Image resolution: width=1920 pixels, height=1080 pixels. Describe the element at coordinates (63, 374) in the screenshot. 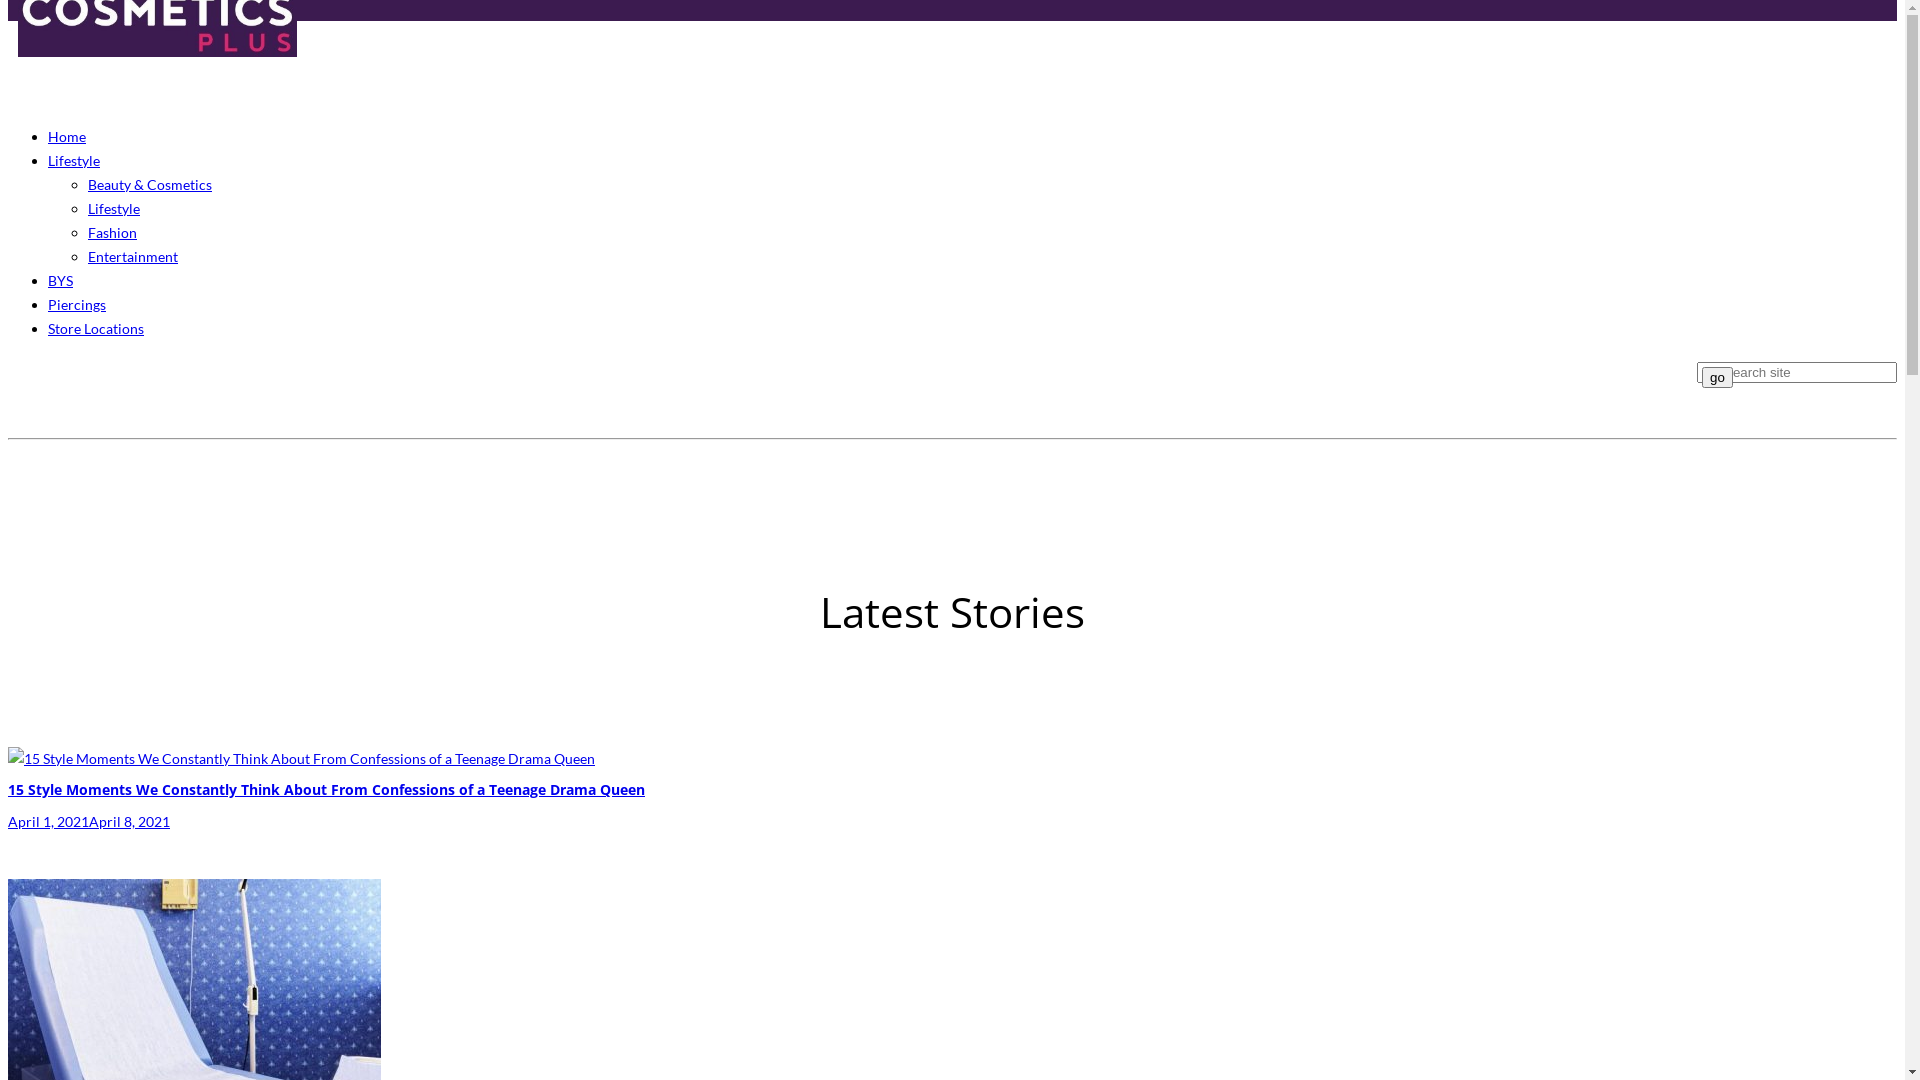

I see `'Pinterest'` at that location.